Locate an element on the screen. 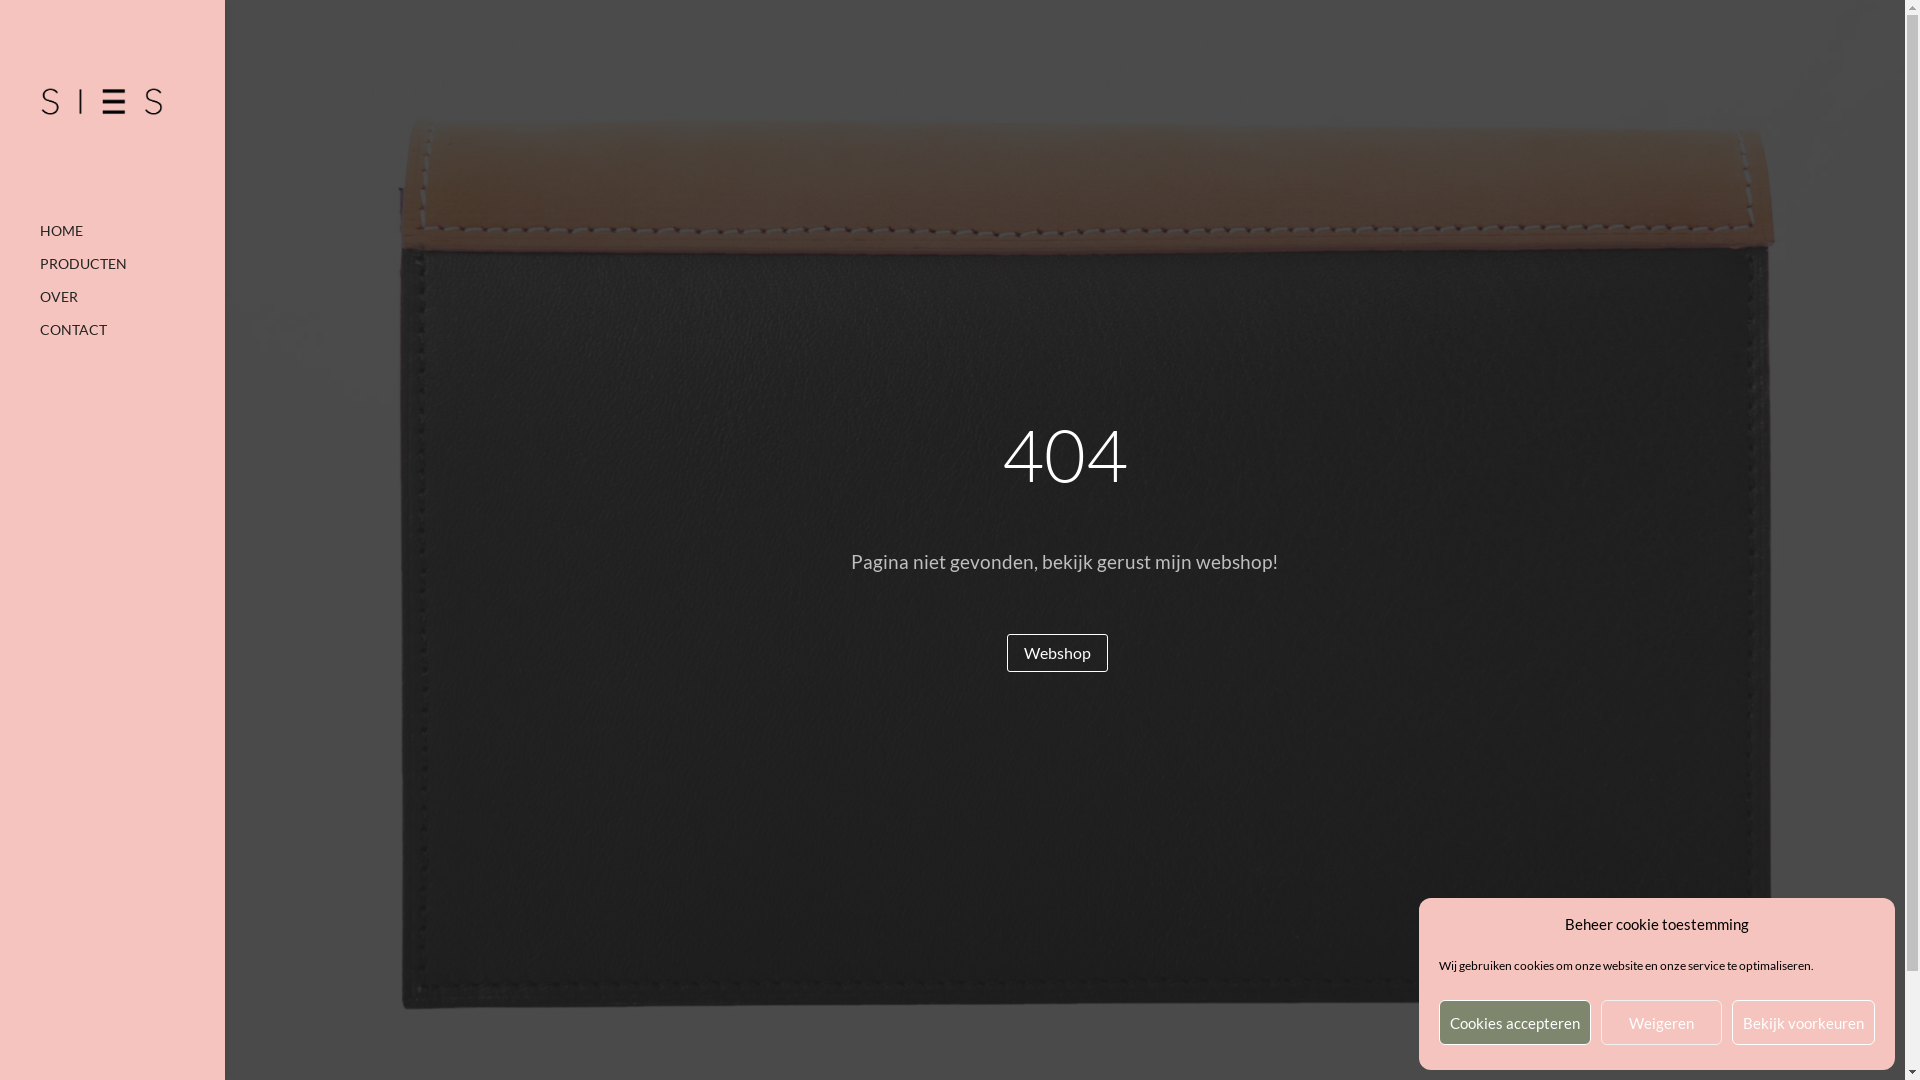  'PRODUCTEN' is located at coordinates (131, 273).